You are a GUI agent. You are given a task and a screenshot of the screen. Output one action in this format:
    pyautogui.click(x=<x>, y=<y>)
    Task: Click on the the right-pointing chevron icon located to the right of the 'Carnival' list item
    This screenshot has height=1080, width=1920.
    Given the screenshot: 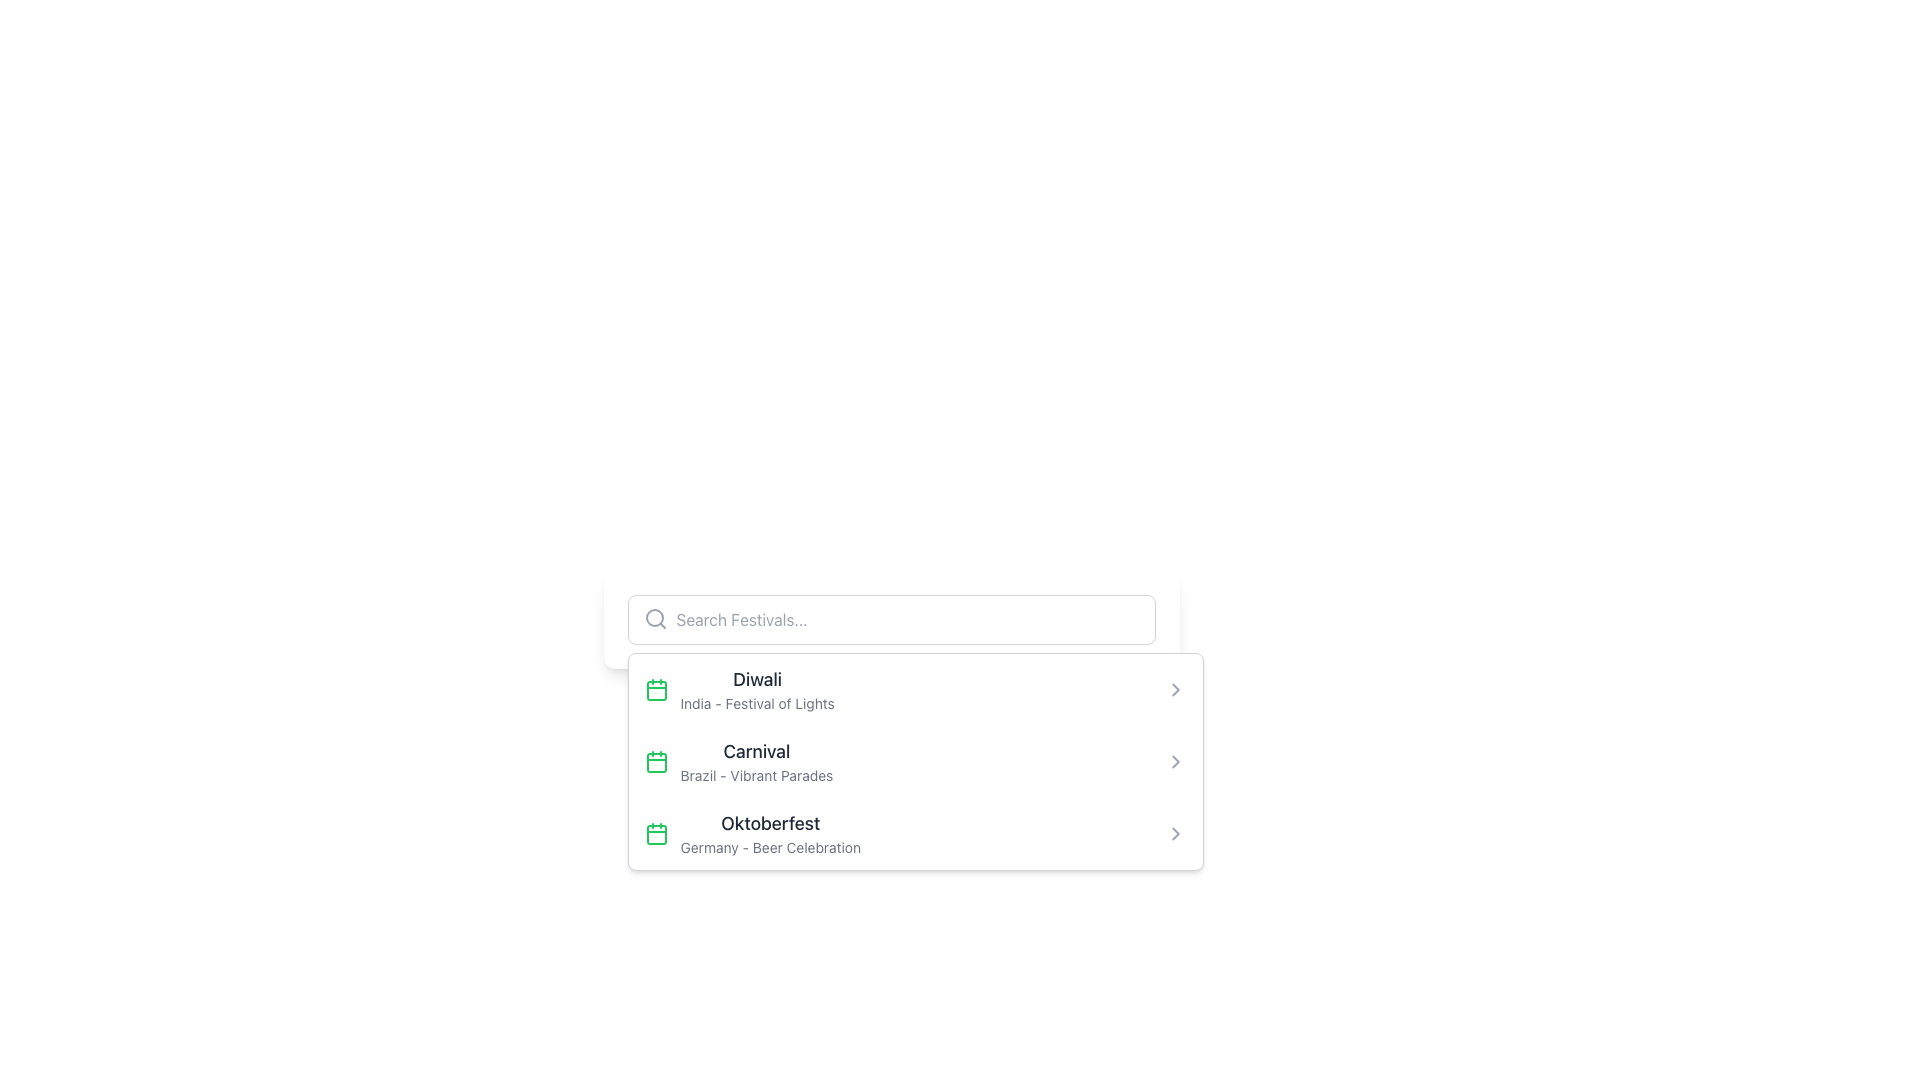 What is the action you would take?
    pyautogui.click(x=1175, y=762)
    